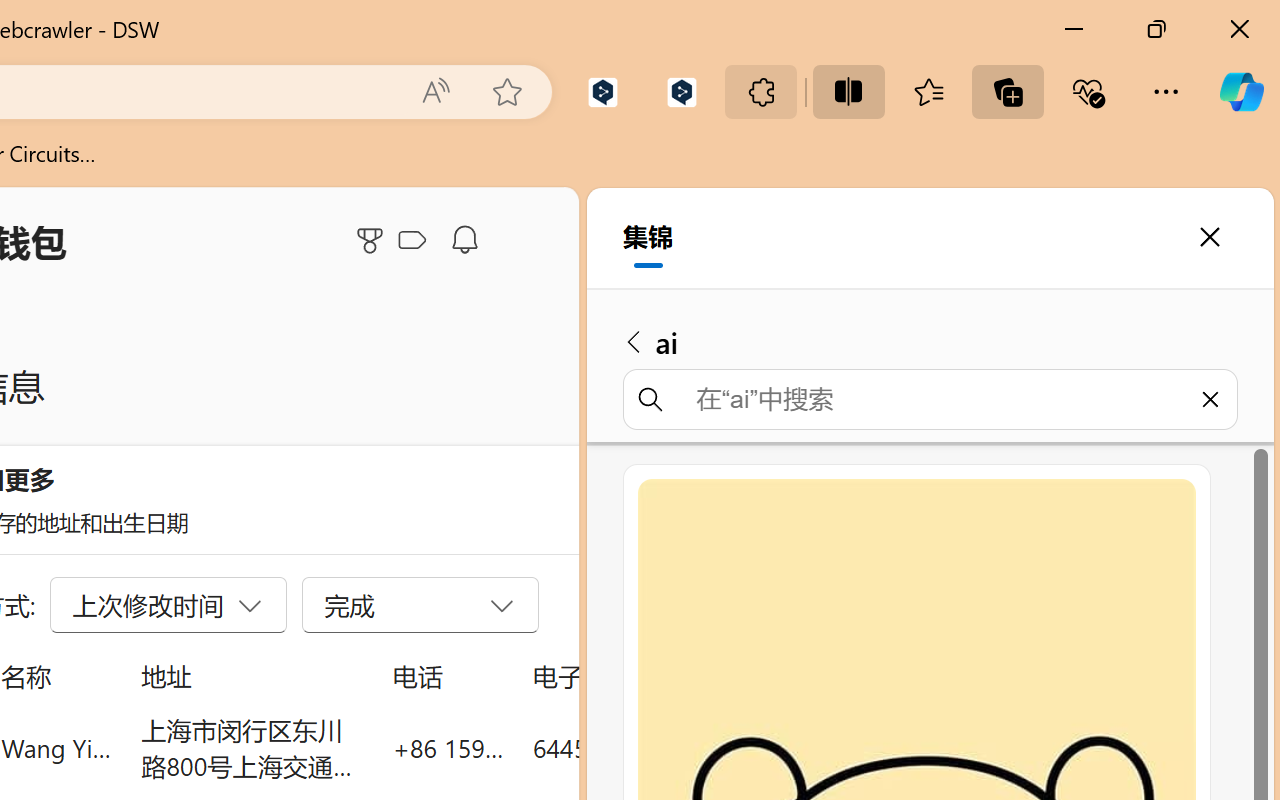 The width and height of the screenshot is (1280, 800). I want to click on '644553698@qq.com', so click(644, 747).